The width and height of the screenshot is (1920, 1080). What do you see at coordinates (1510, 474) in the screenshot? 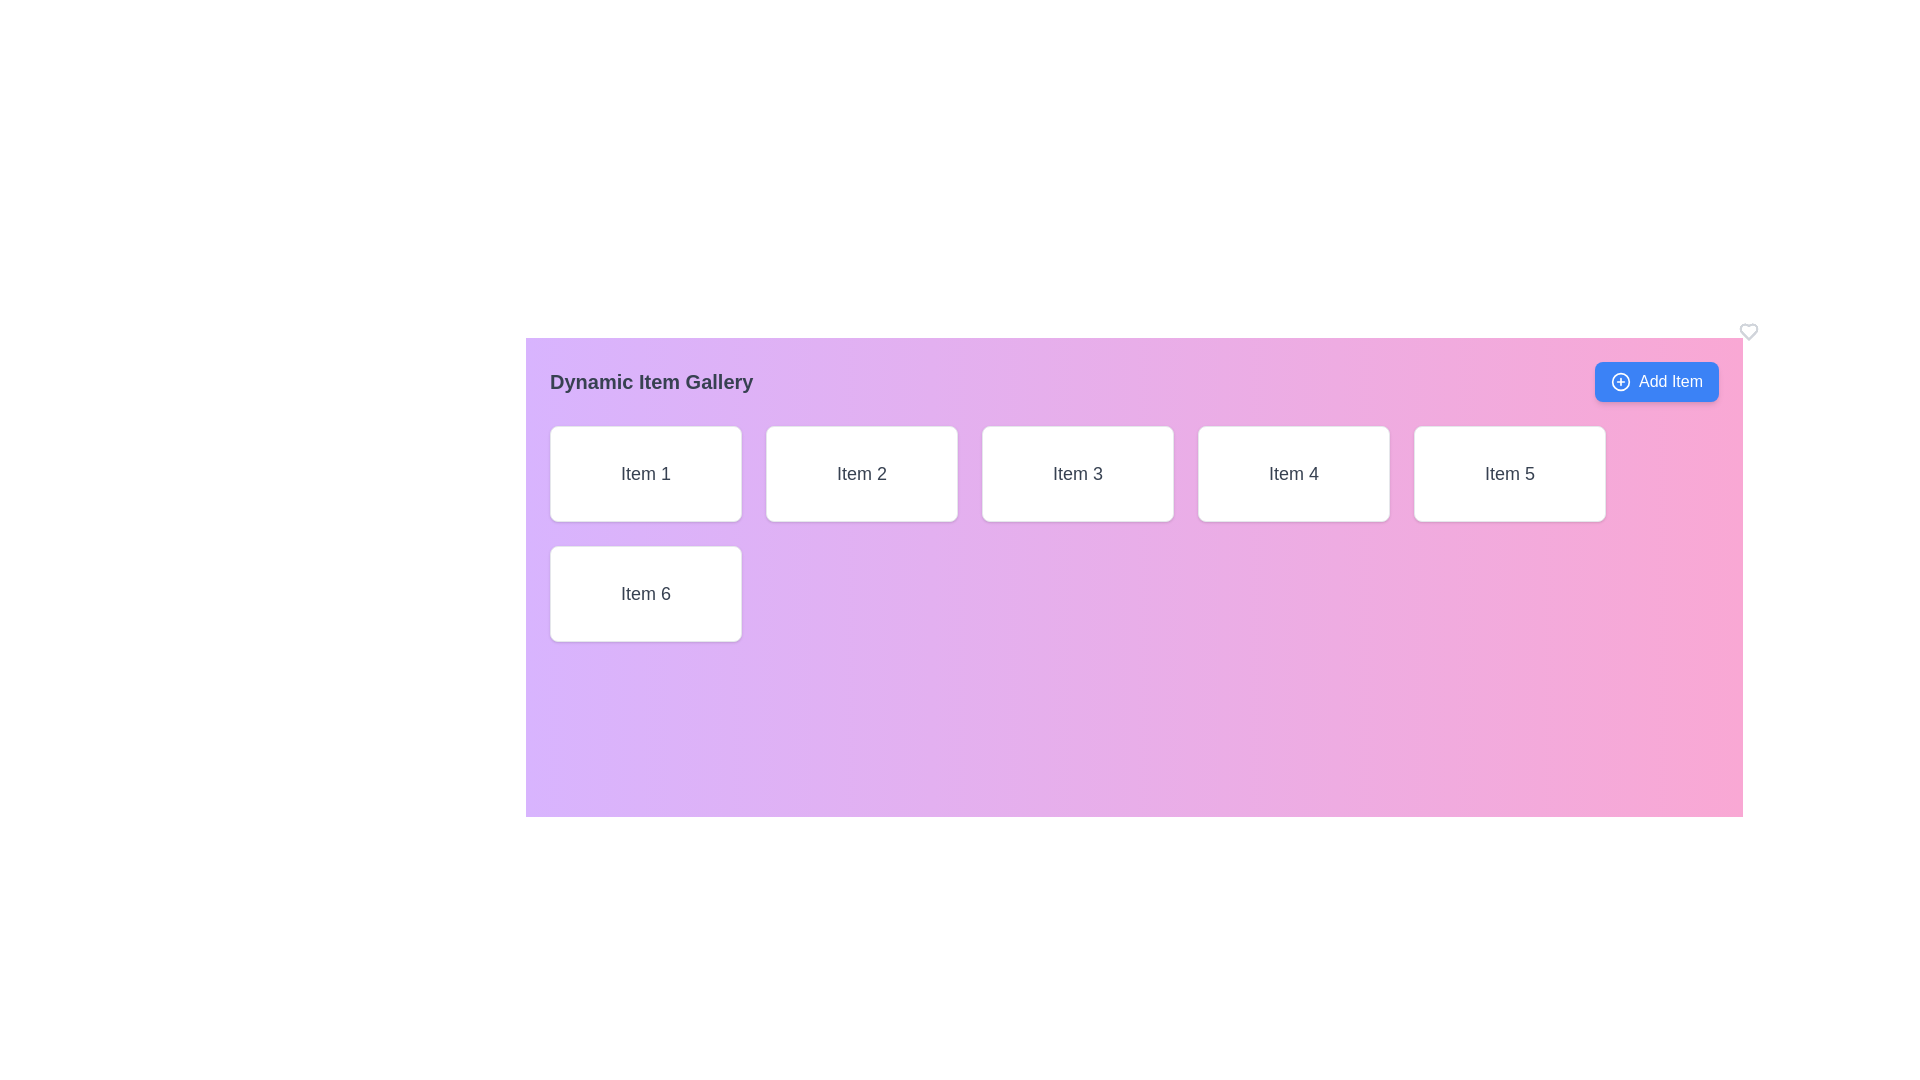
I see `the text label displaying 'Item 5' which is in bold font and dark gray color on a white card with rounded corners` at bounding box center [1510, 474].